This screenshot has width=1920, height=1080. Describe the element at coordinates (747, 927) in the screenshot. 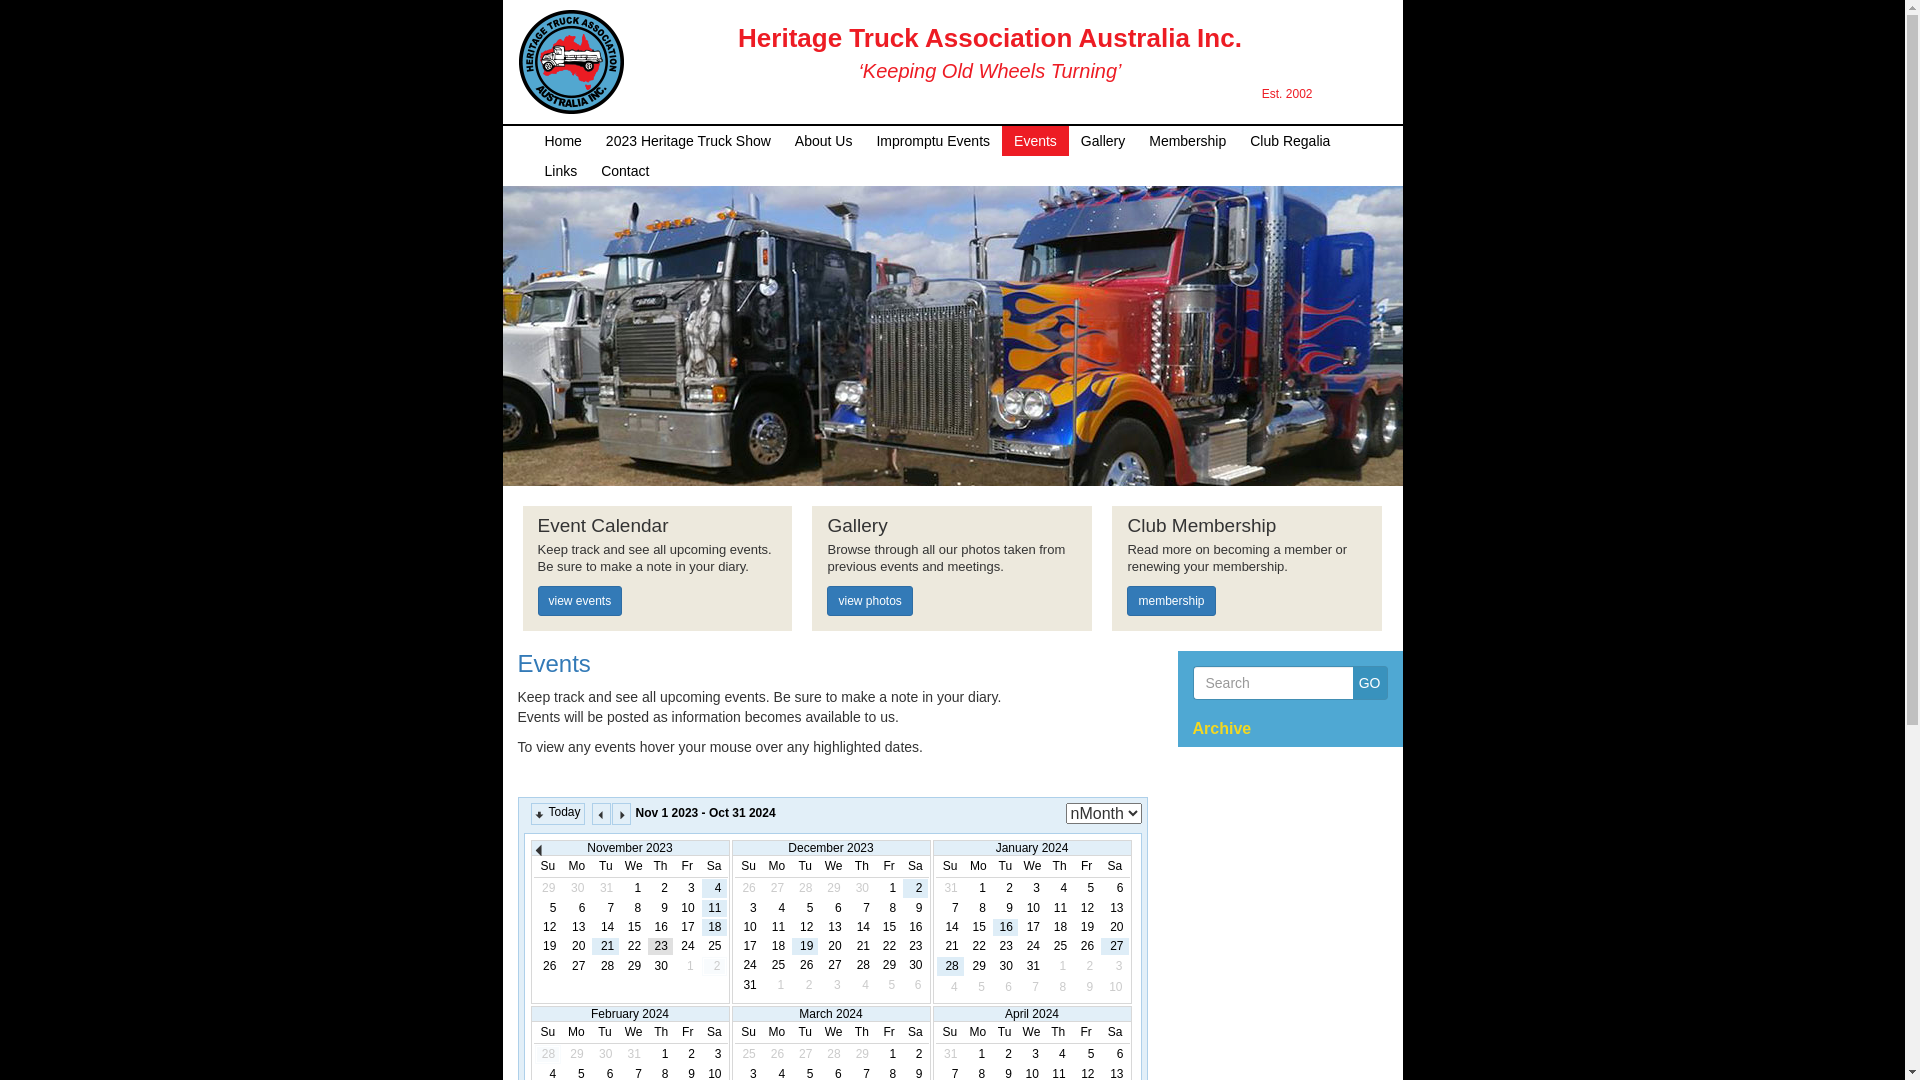

I see `'10'` at that location.